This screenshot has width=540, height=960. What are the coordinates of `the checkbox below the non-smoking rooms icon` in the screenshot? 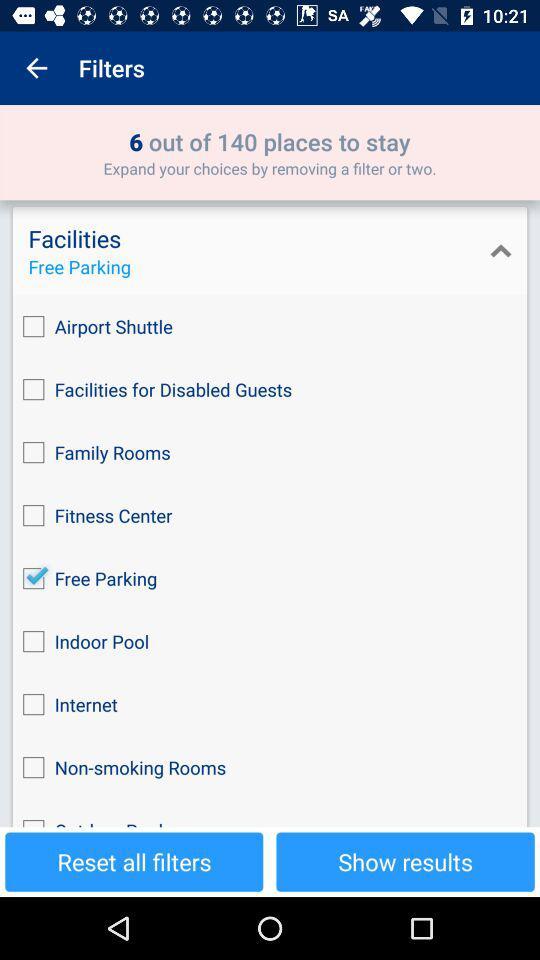 It's located at (270, 813).